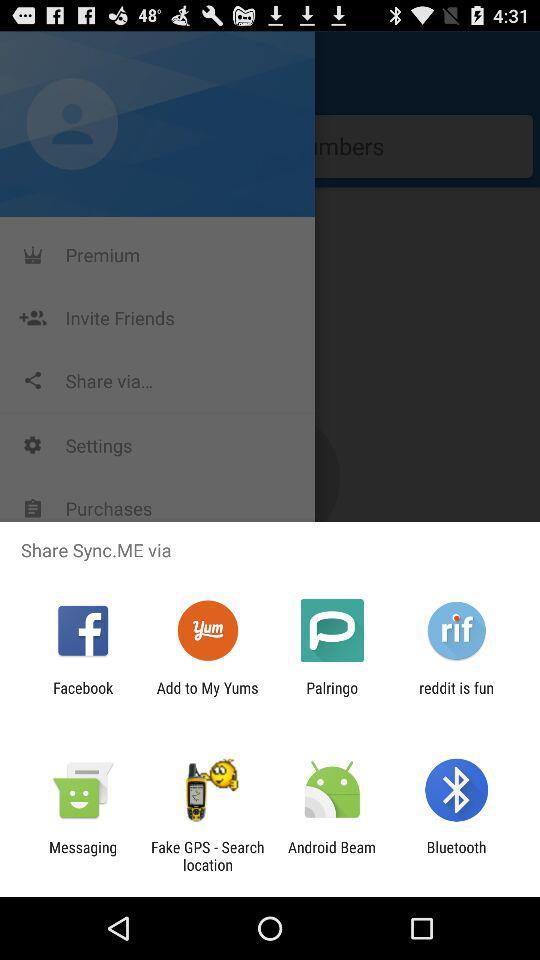 The height and width of the screenshot is (960, 540). Describe the element at coordinates (332, 696) in the screenshot. I see `app to the right of add to my icon` at that location.